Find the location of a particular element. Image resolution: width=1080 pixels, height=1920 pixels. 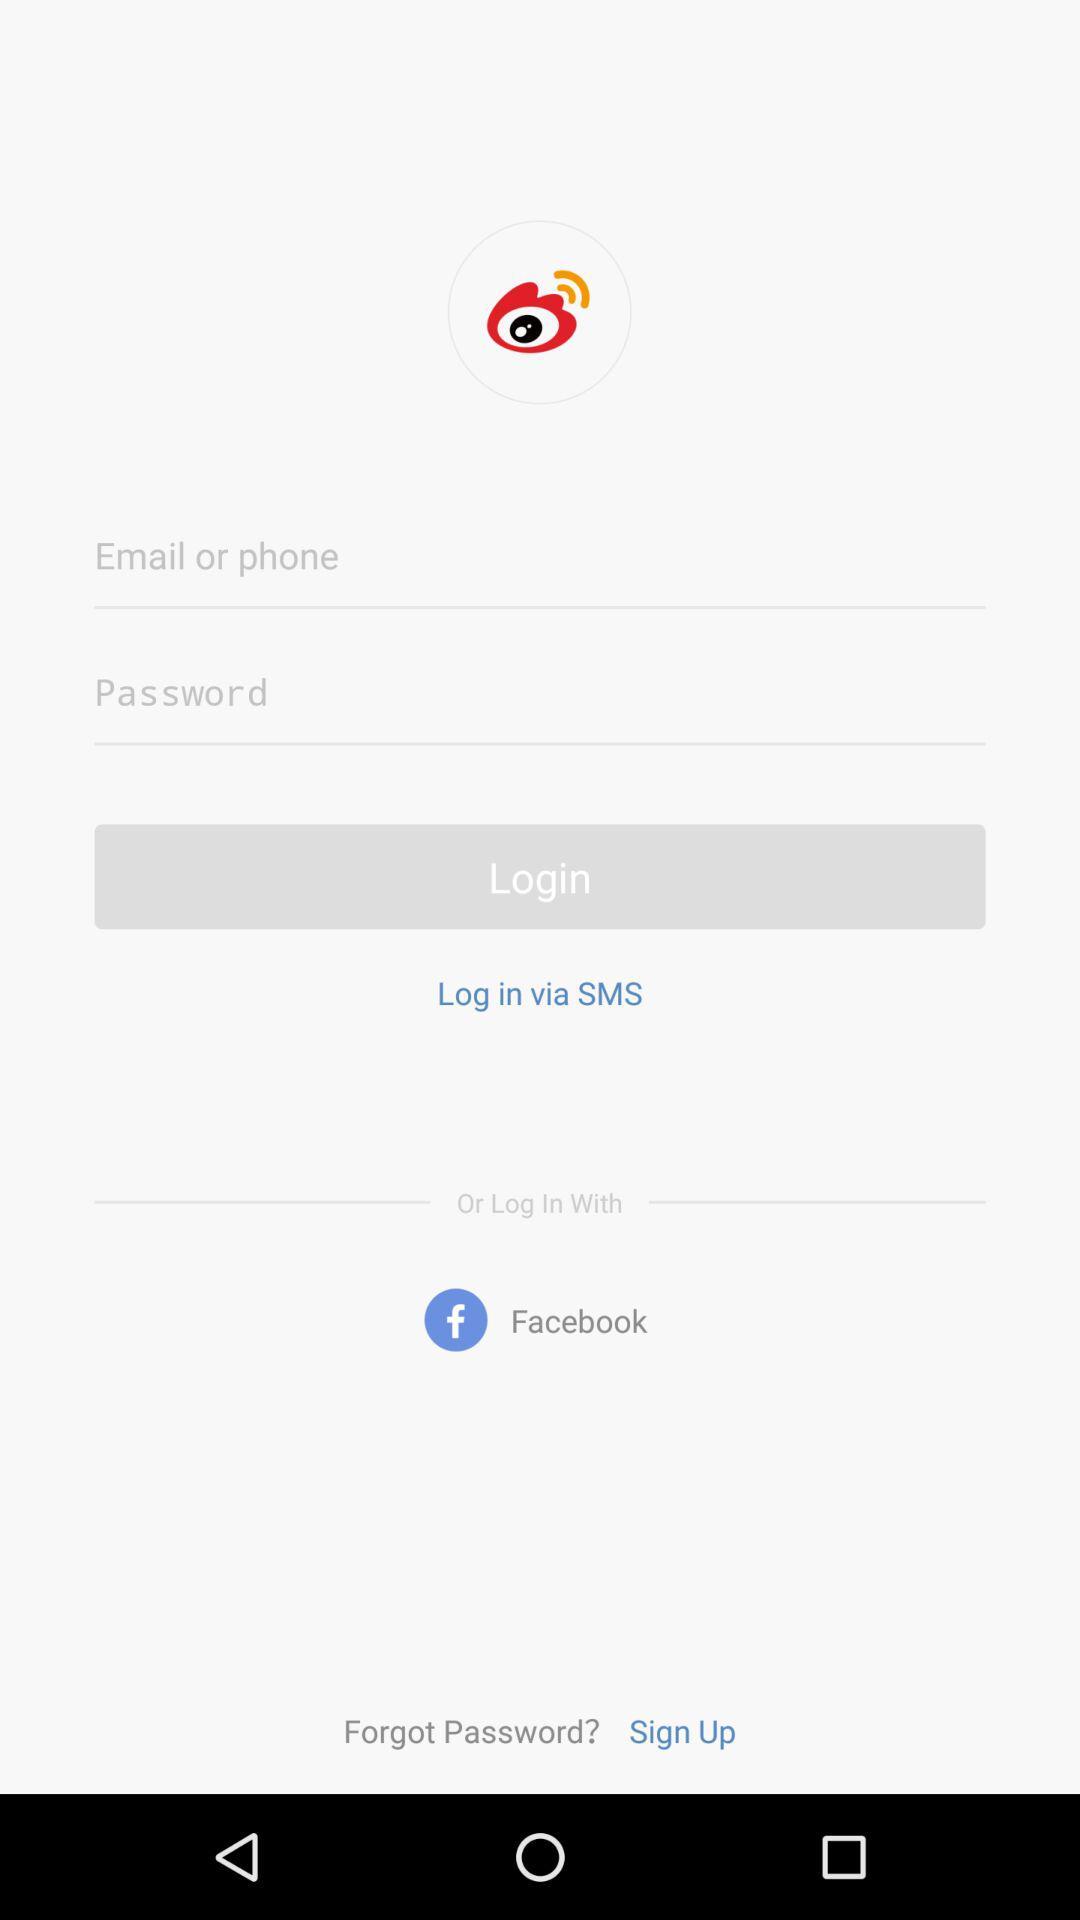

the sign up is located at coordinates (681, 1729).